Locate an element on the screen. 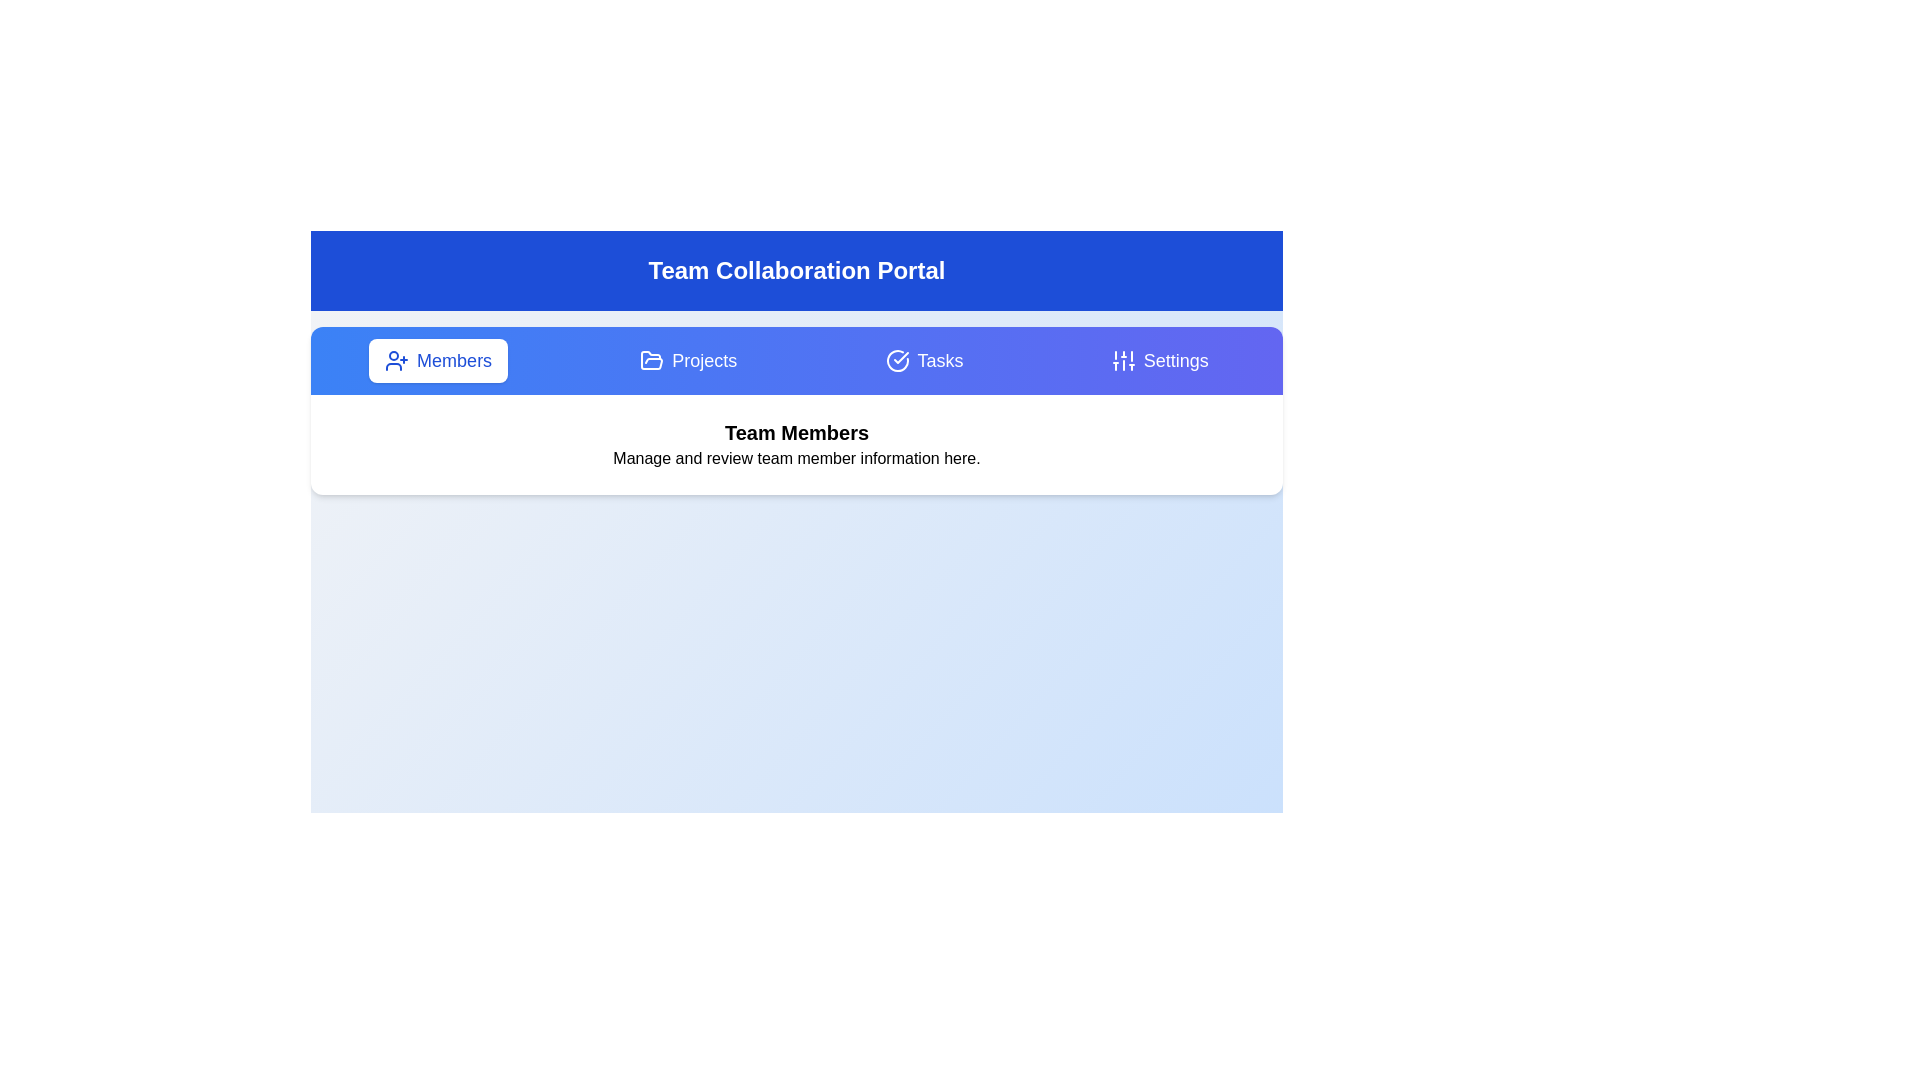 The image size is (1920, 1080). the 'Tasks' button in the navigation bar is located at coordinates (923, 361).